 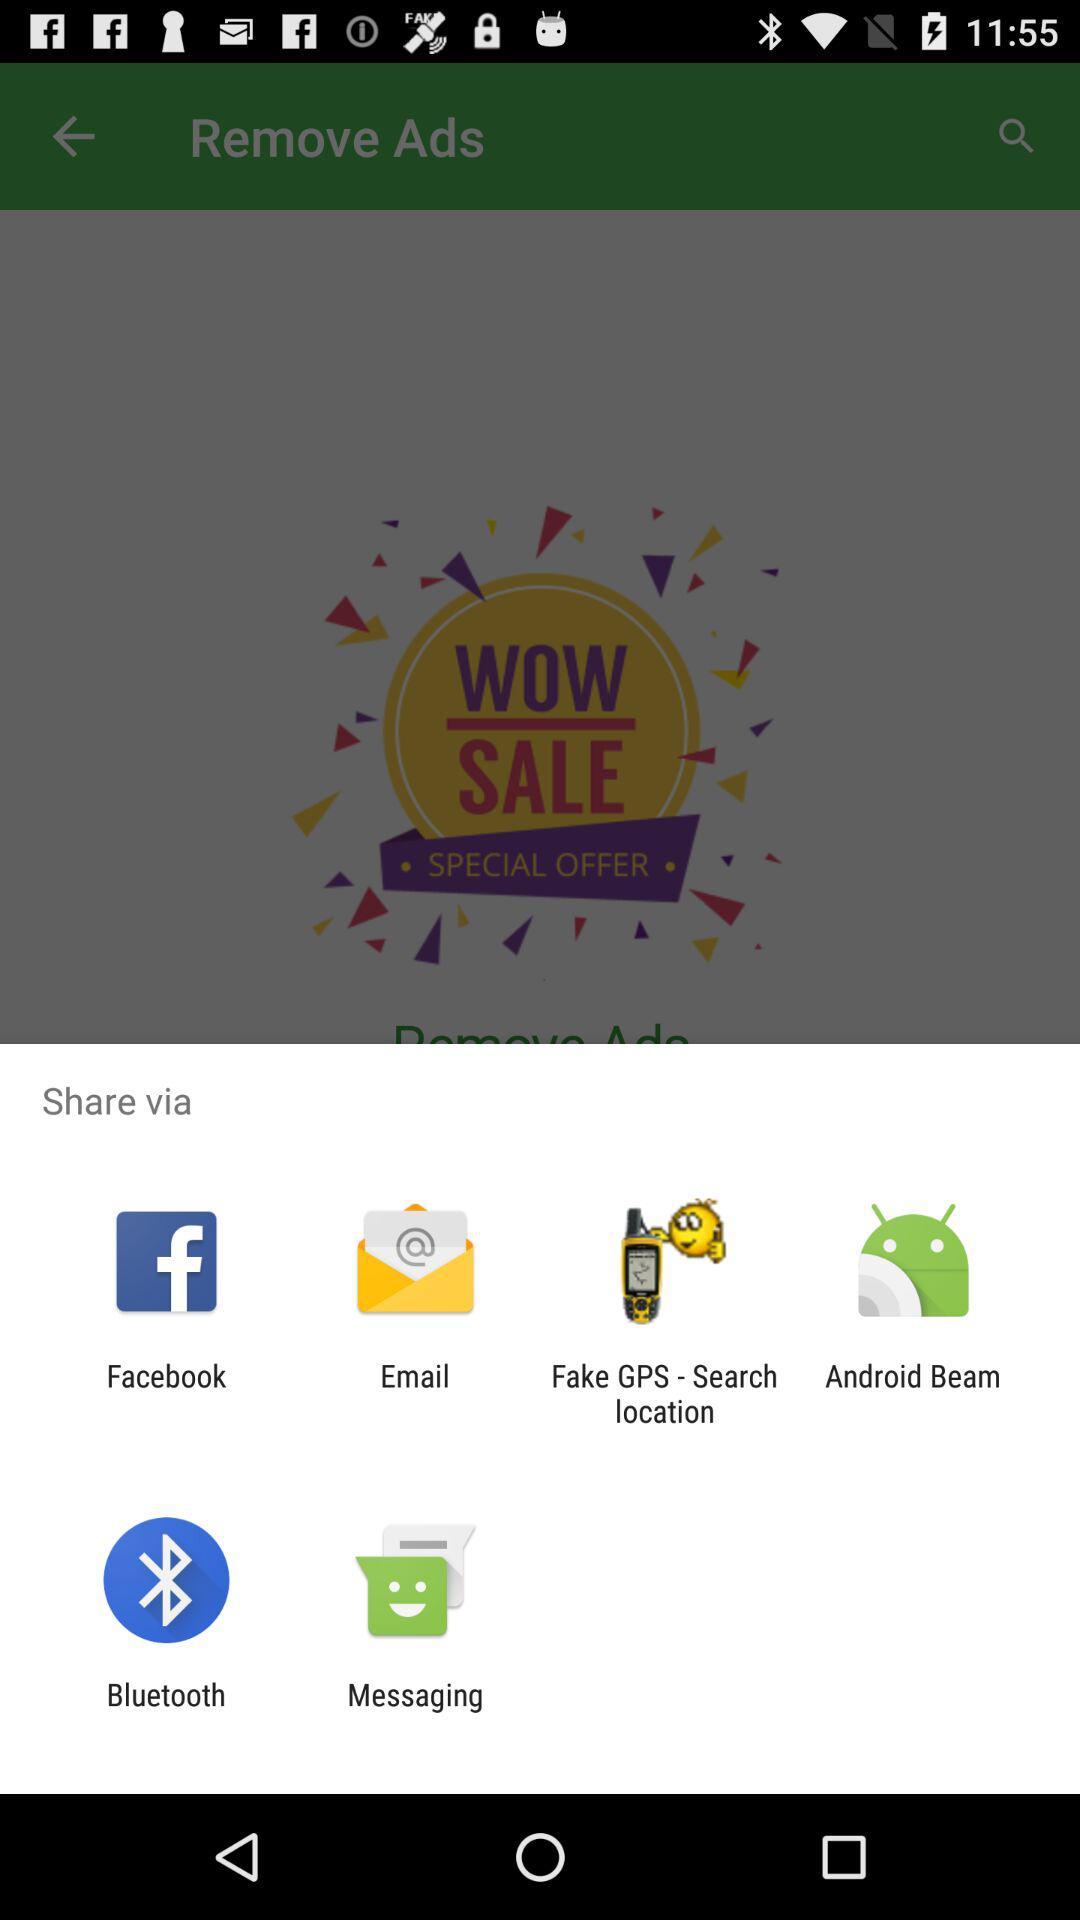 I want to click on item to the left of the email icon, so click(x=165, y=1392).